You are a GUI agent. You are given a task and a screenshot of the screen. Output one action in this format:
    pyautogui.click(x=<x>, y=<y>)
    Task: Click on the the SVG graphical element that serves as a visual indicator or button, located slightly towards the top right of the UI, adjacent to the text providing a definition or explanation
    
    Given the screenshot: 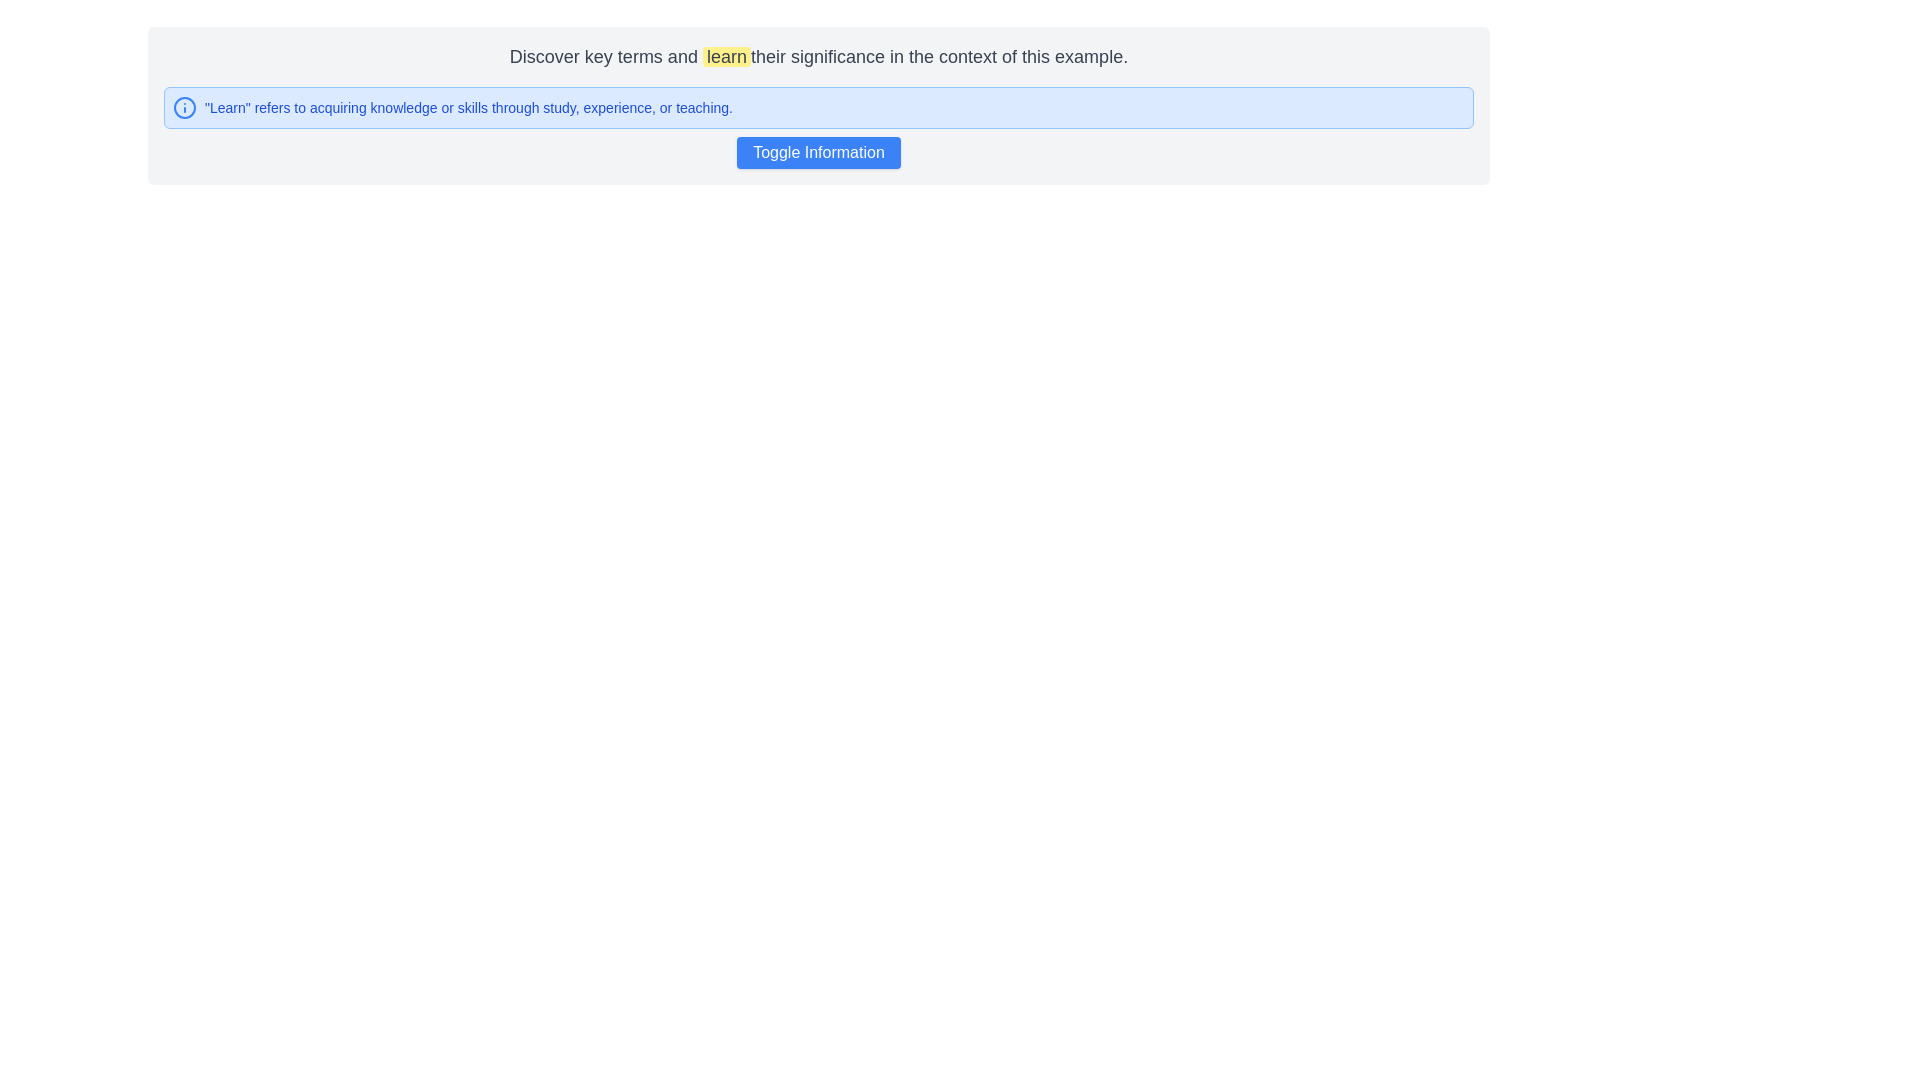 What is the action you would take?
    pyautogui.click(x=185, y=108)
    